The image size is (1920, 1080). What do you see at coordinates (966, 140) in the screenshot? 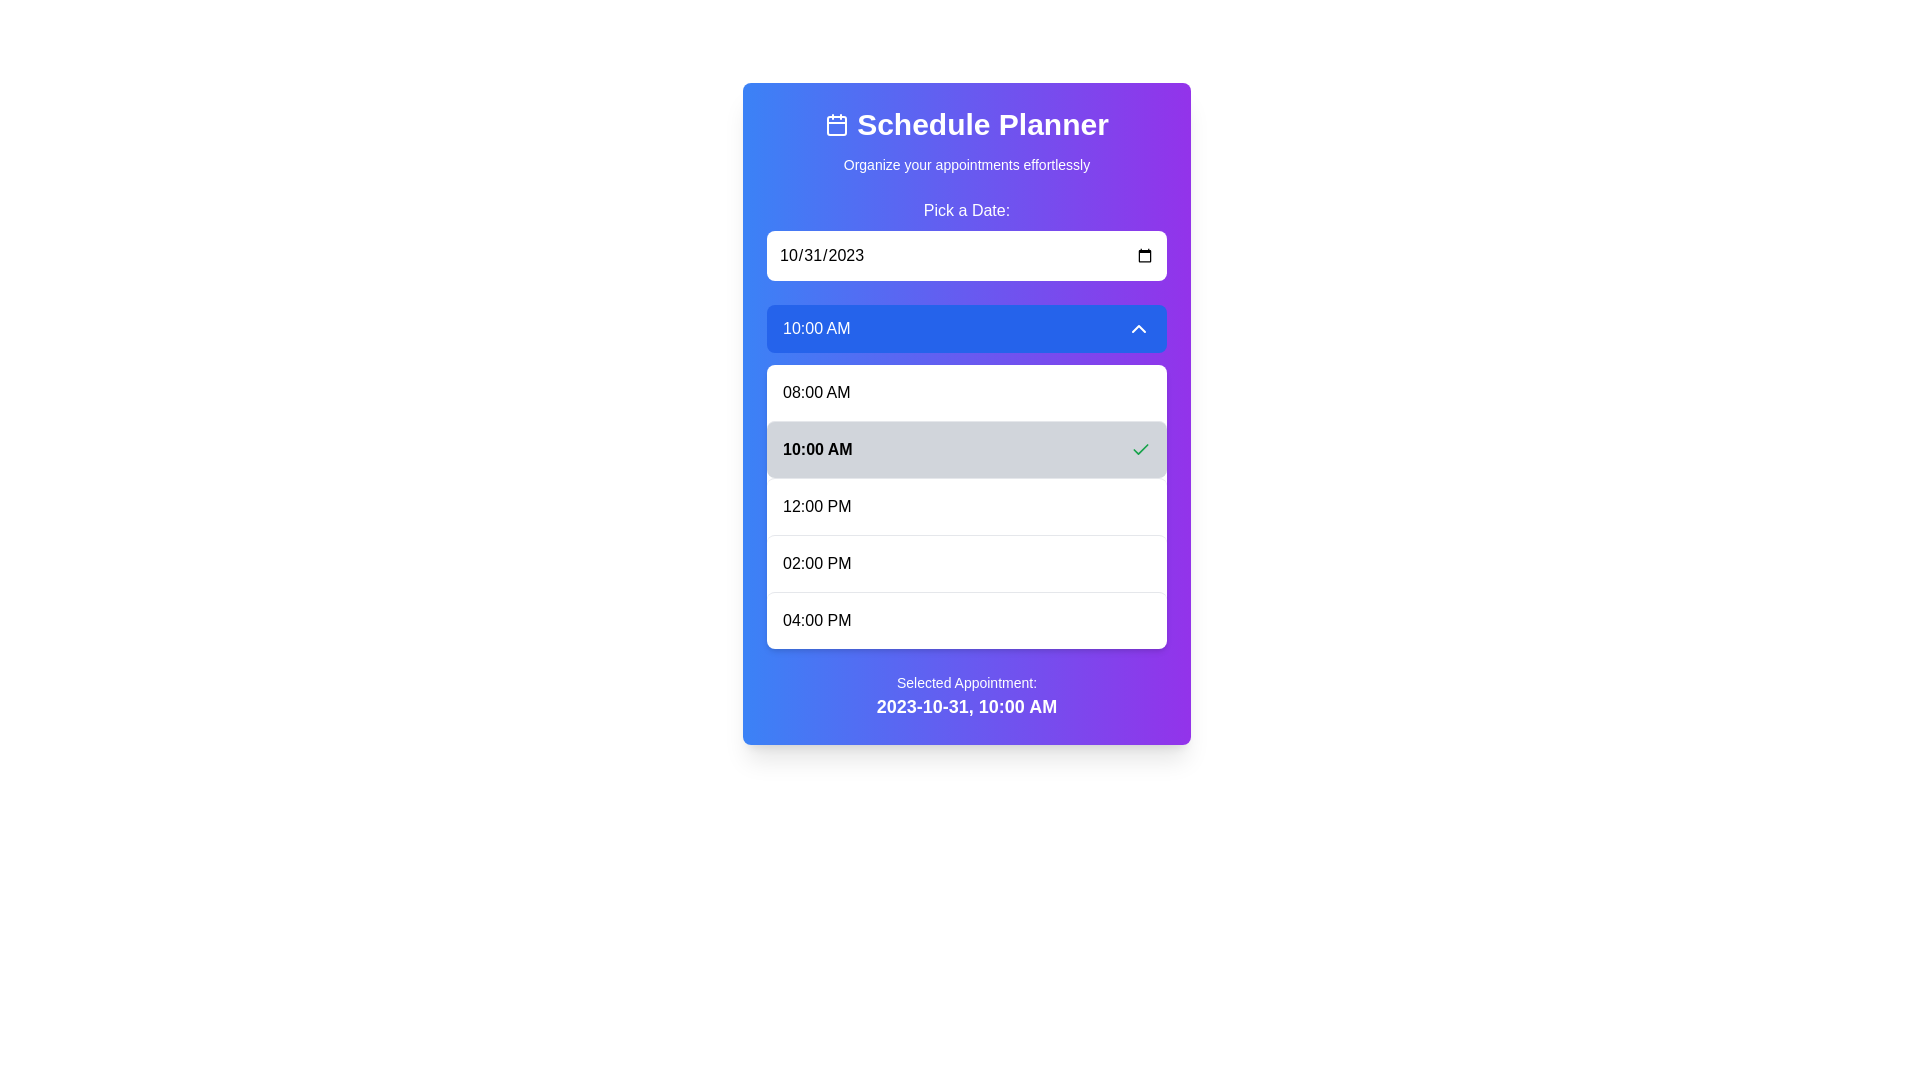
I see `the Header section that provides an overview of the dialog's purpose and assists in managing scheduling tasks, located at the top of the dialog window and centered horizontally` at bounding box center [966, 140].